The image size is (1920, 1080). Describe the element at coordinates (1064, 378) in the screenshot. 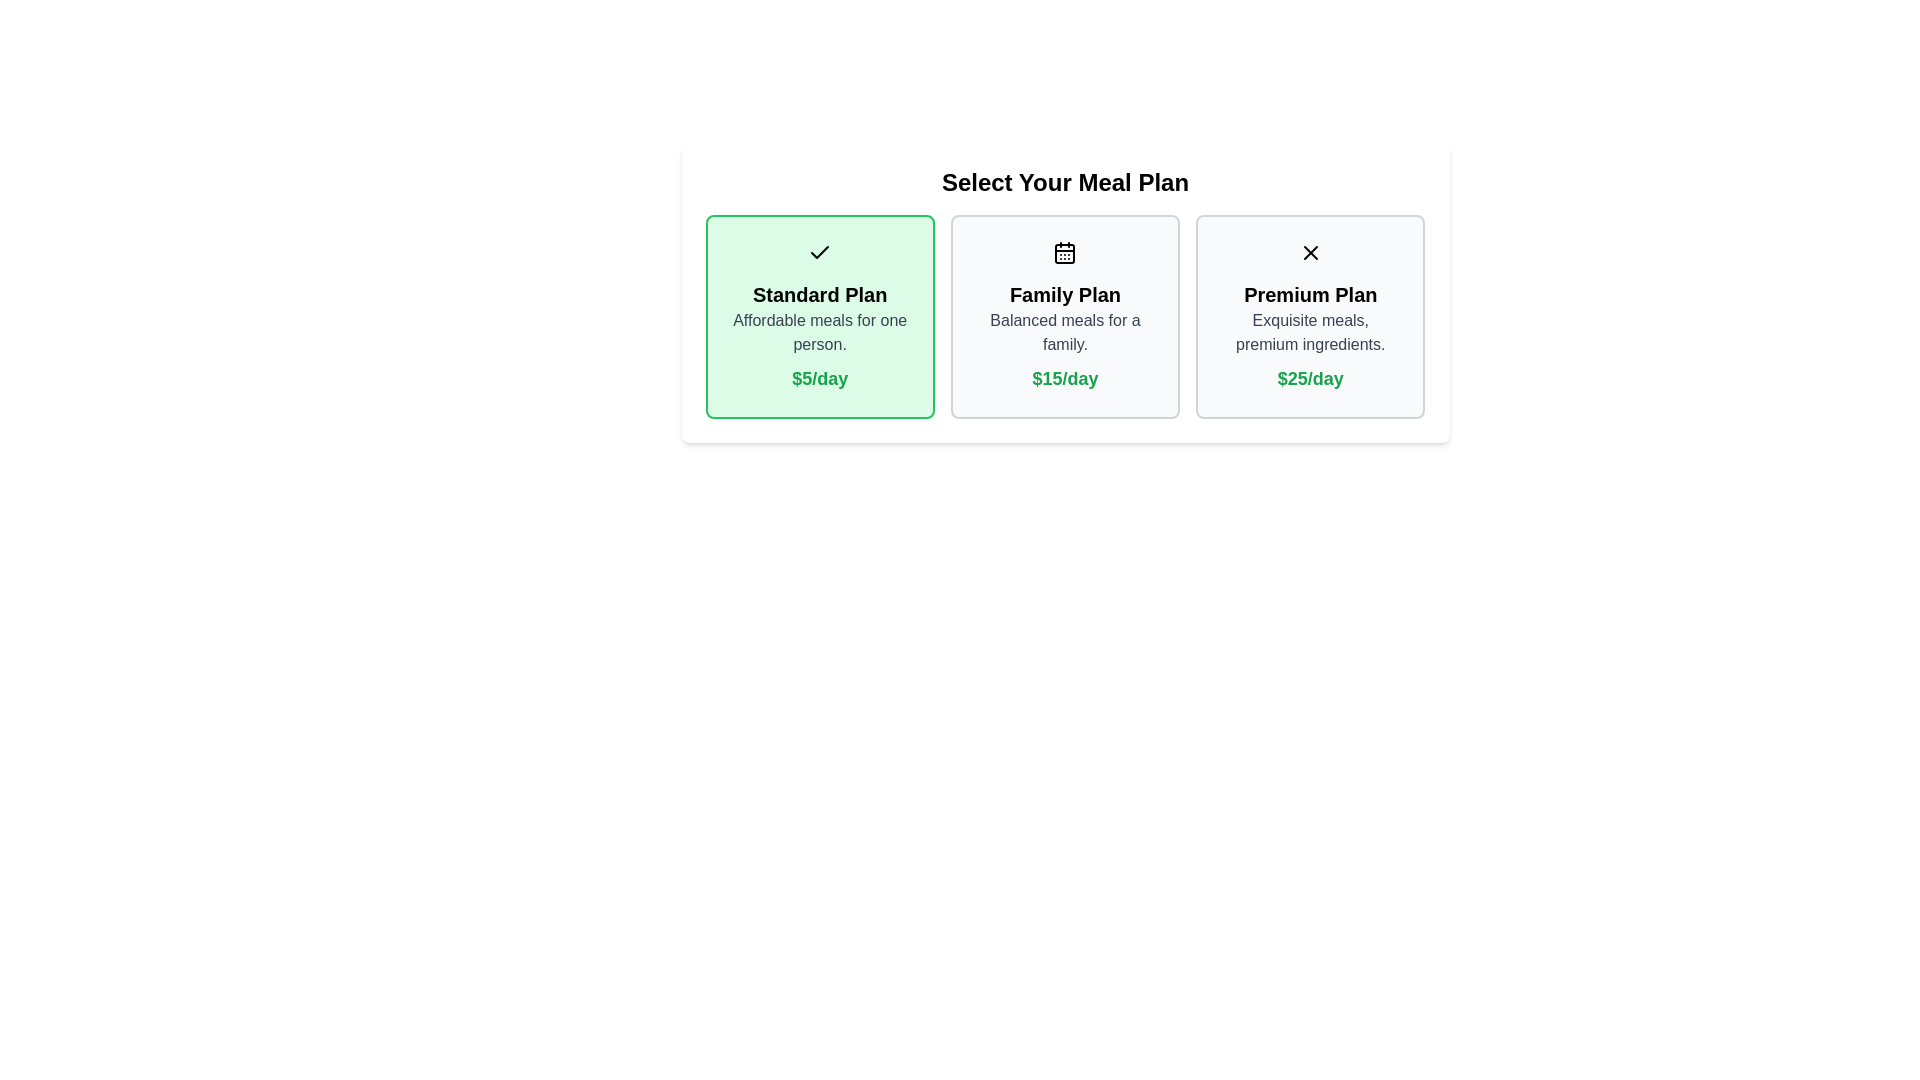

I see `pricing text for the 'Family Plan' meal option located in the middle card among three options, positioned below the description 'Balanced meals for a family.'` at that location.